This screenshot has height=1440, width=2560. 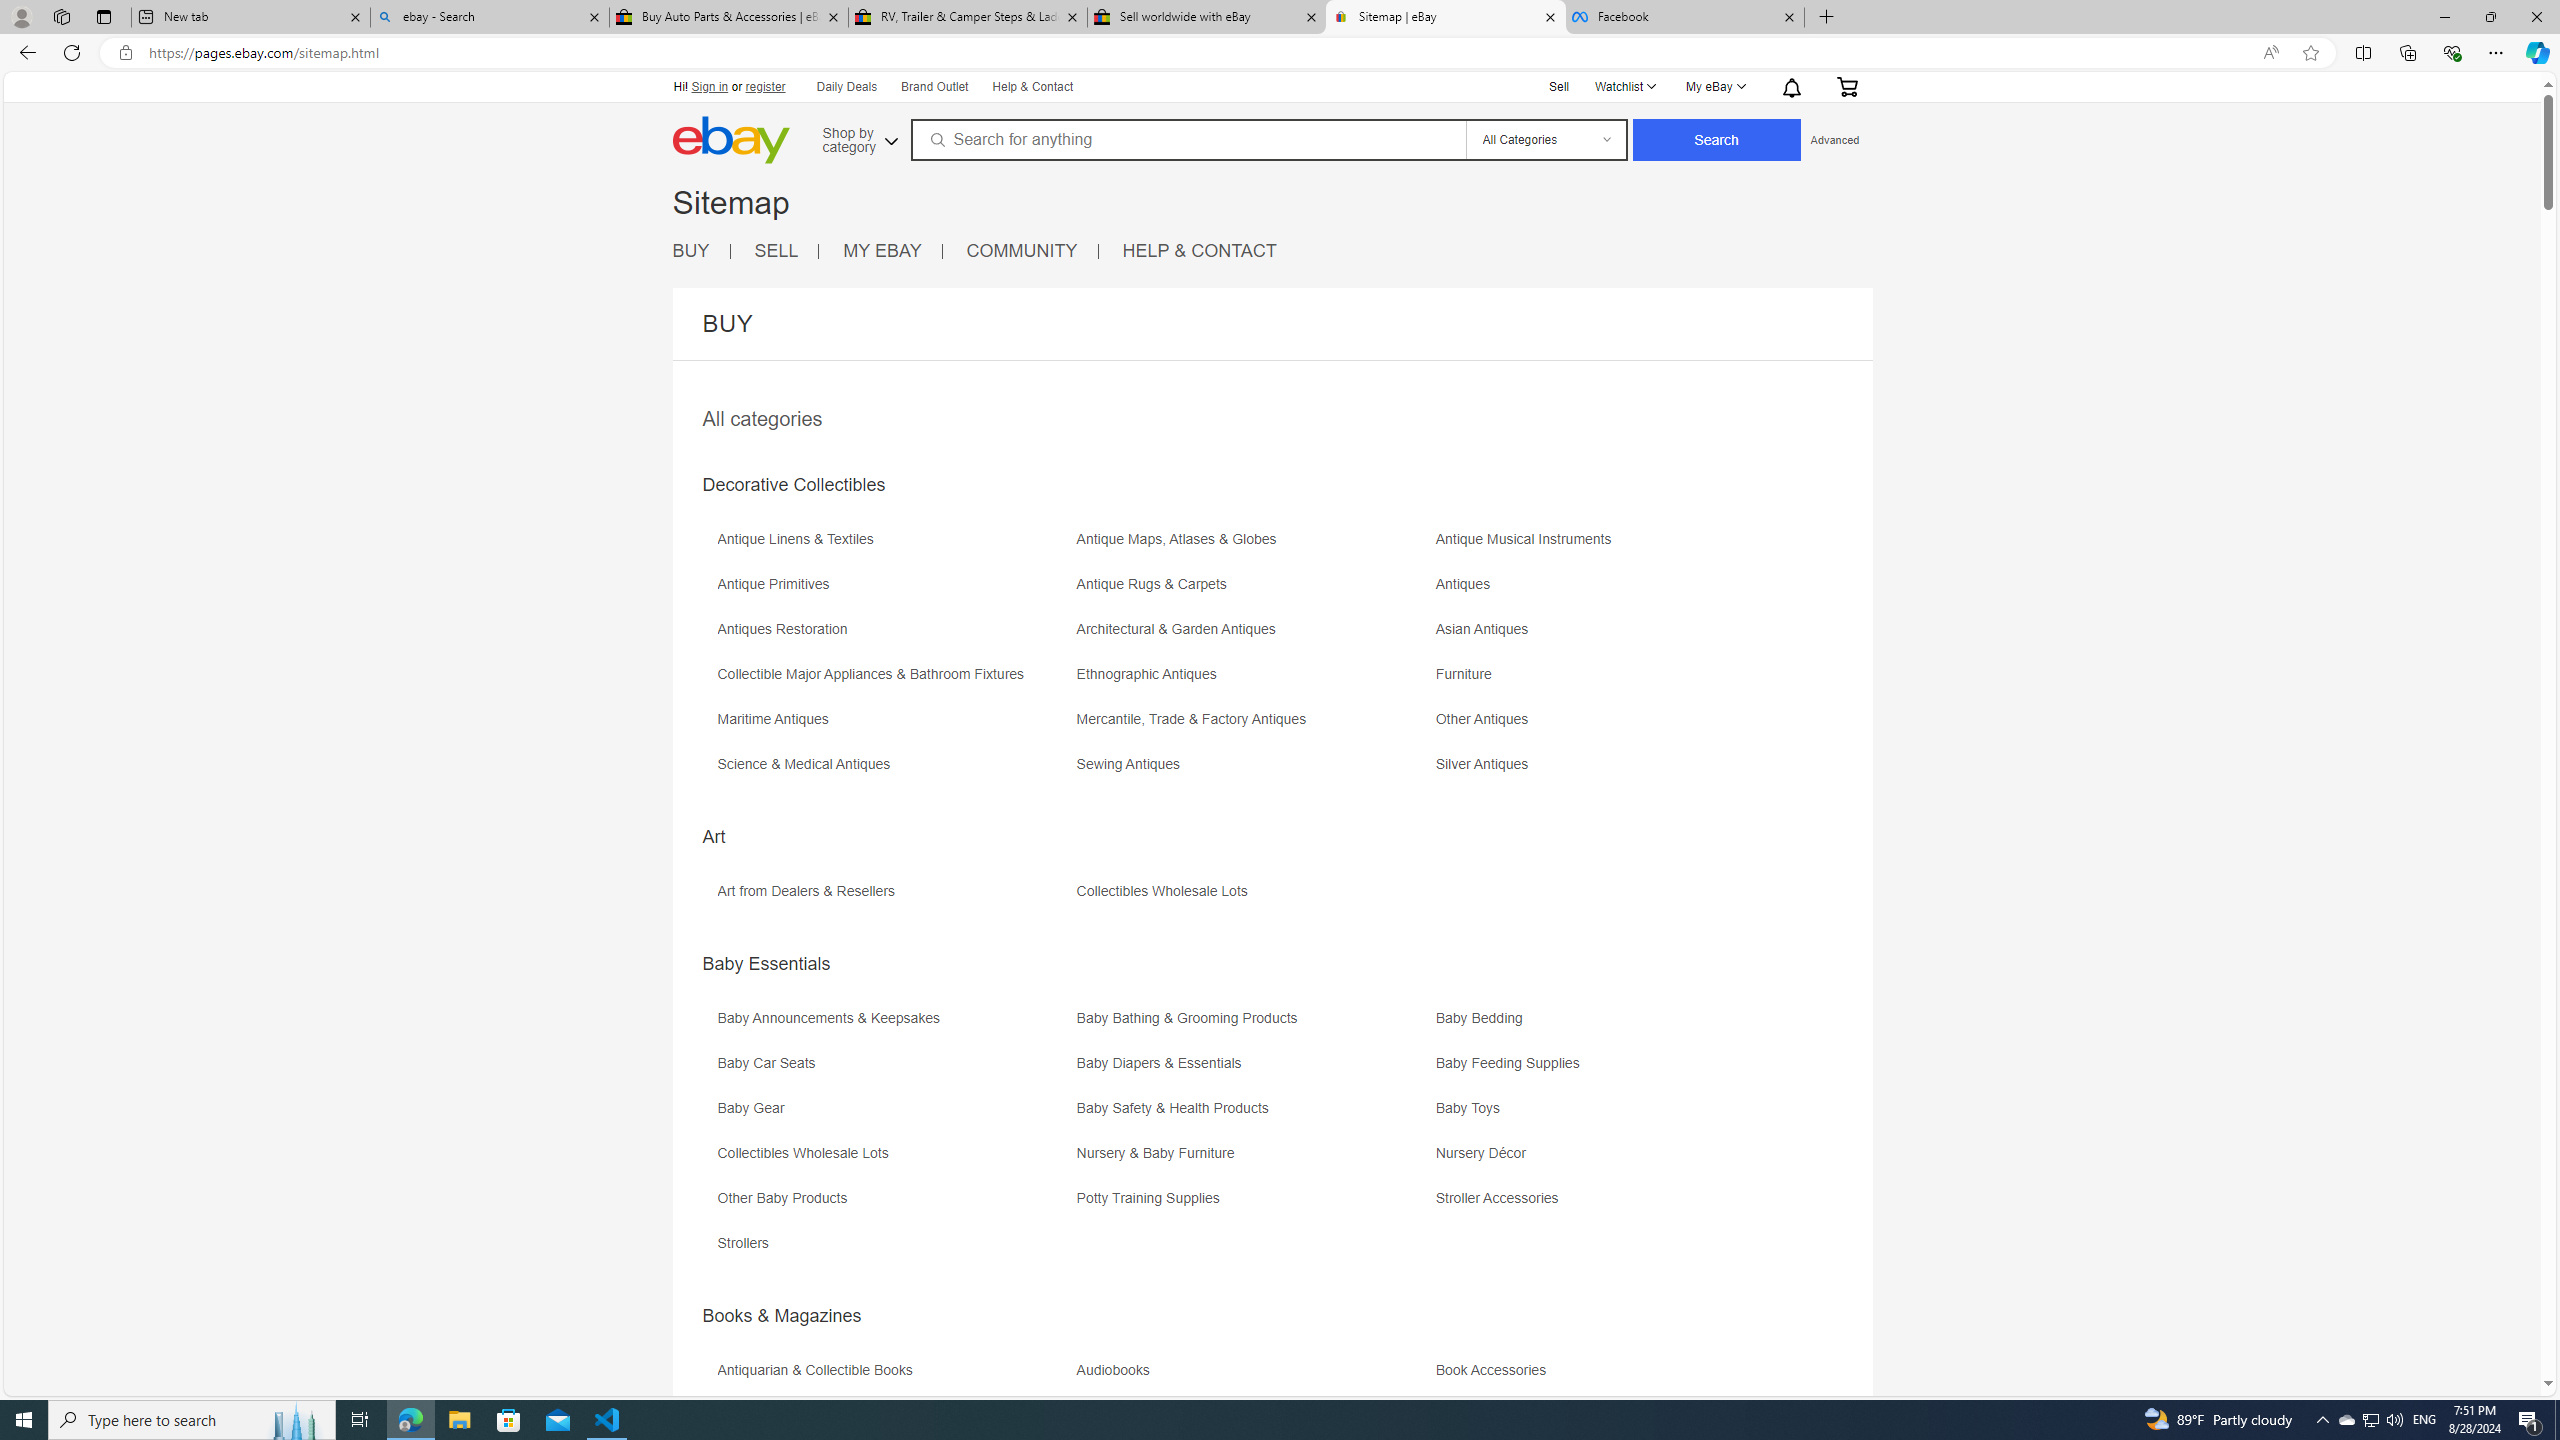 I want to click on 'Science & Medical Antiques', so click(x=893, y=770).